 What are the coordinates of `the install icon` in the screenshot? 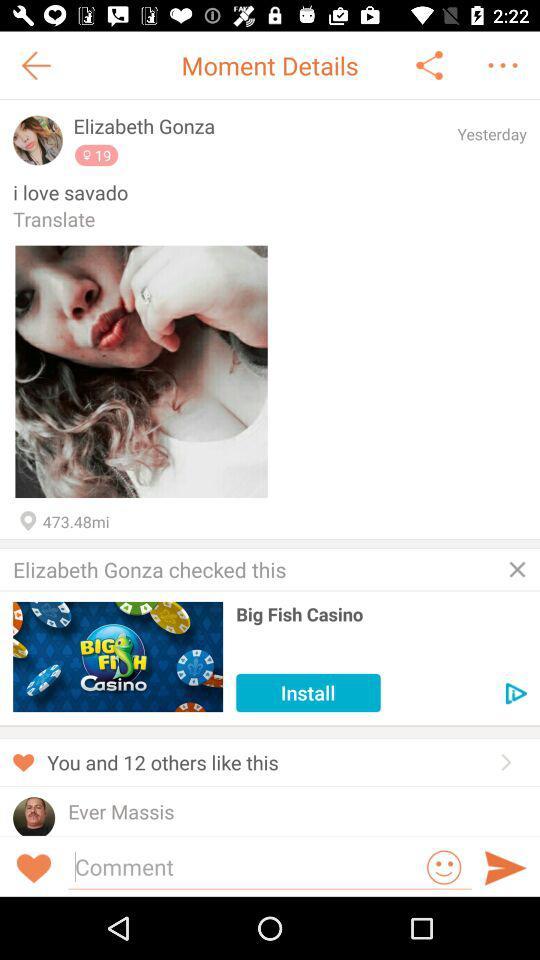 It's located at (308, 693).